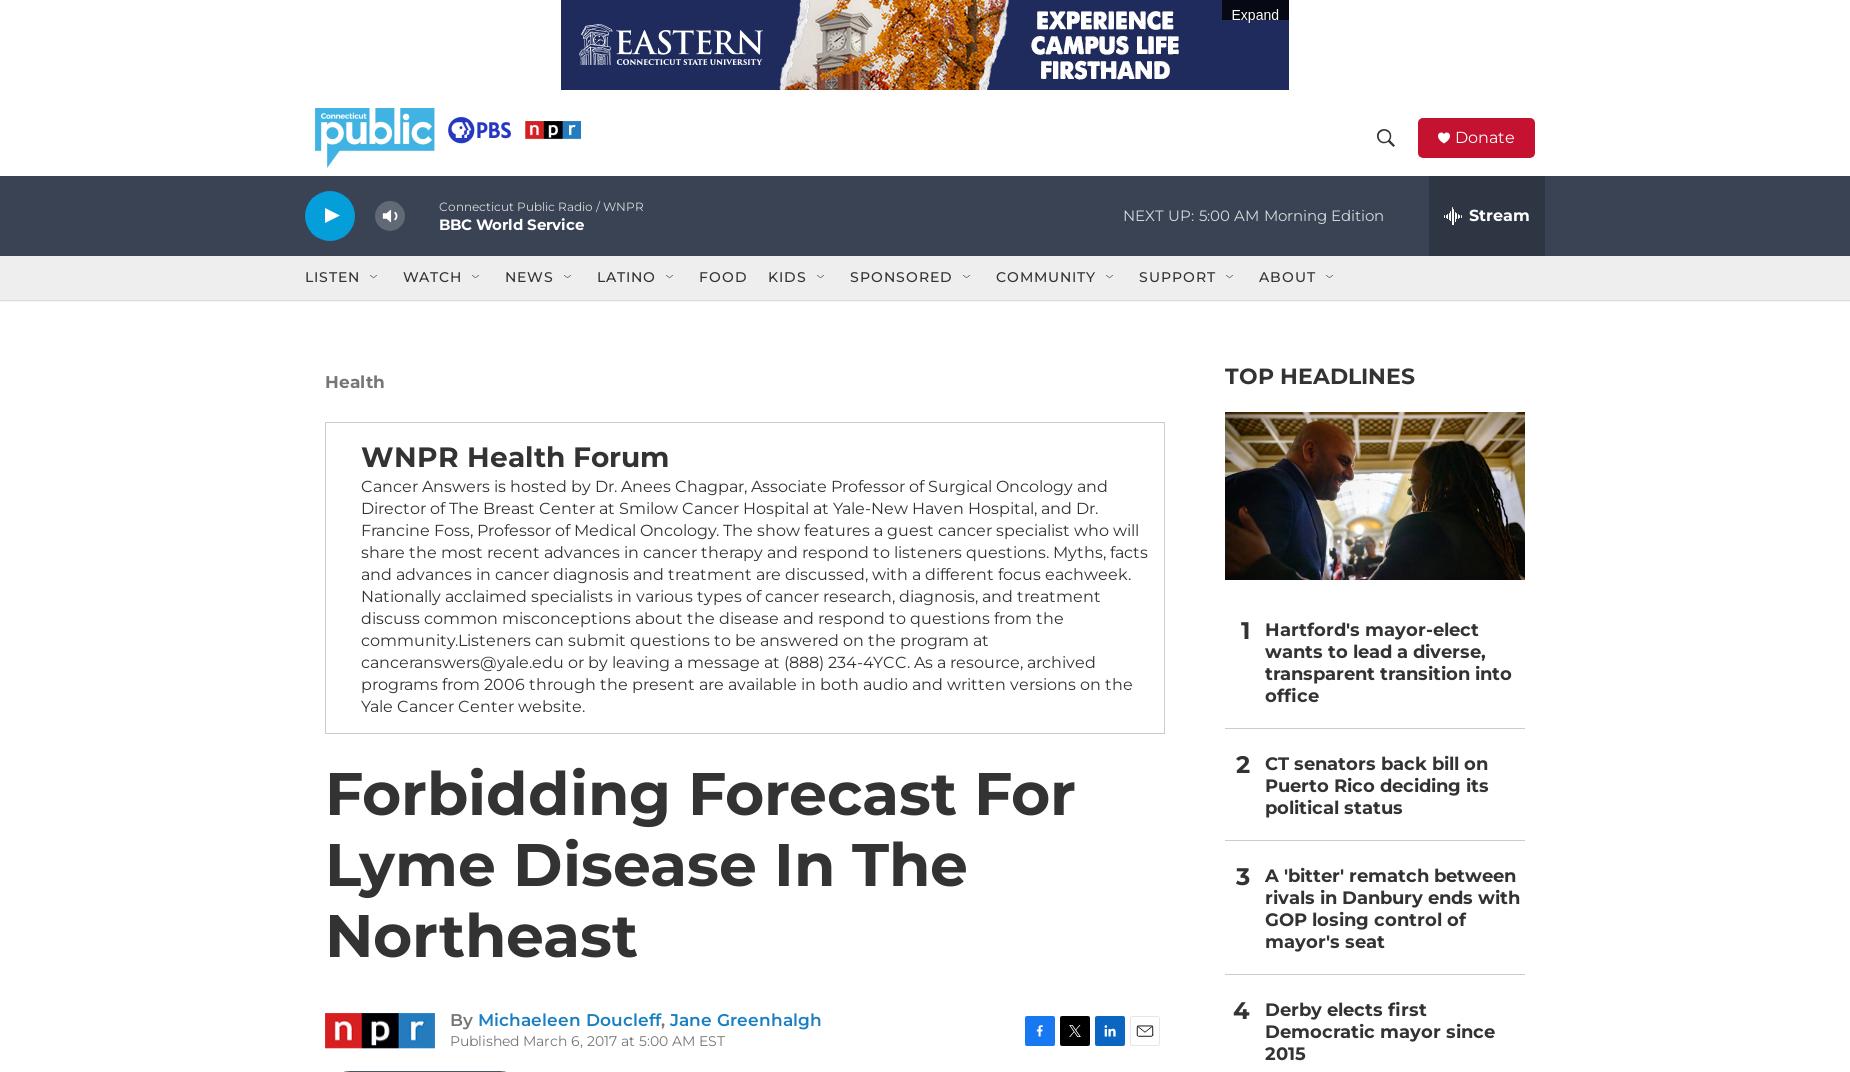 The image size is (1850, 1072). I want to click on 'Cancer Answers is hosted by Dr. Anees Chagpar, Associate Professor of Surgical Oncology and Director of The Breast Center at Smilow Cancer Hospital at Yale-New Haven Hospital, and Dr. Francine Foss, Professor of Medical Oncology. The show features a guest cancer specialist who will share the most recent advances in cancer therapy and respond to listeners questions. Myths, facts and advances in cancer diagnosis and treatment are discussed, with a different focus eachweek. Nationally acclaimed specialists in various types of cancer research, diagnosis, and treatment discuss common misconceptions about the disease and respond to questions from the community.Listeners can submit questions to be answered on the program at canceranswers@yale.edu or by leaving a message at (888) 234-4YCC. As a resource, archived programs from 2006 through the present are available in both audio and written versions on the Yale Cancer Center website.', so click(754, 625).